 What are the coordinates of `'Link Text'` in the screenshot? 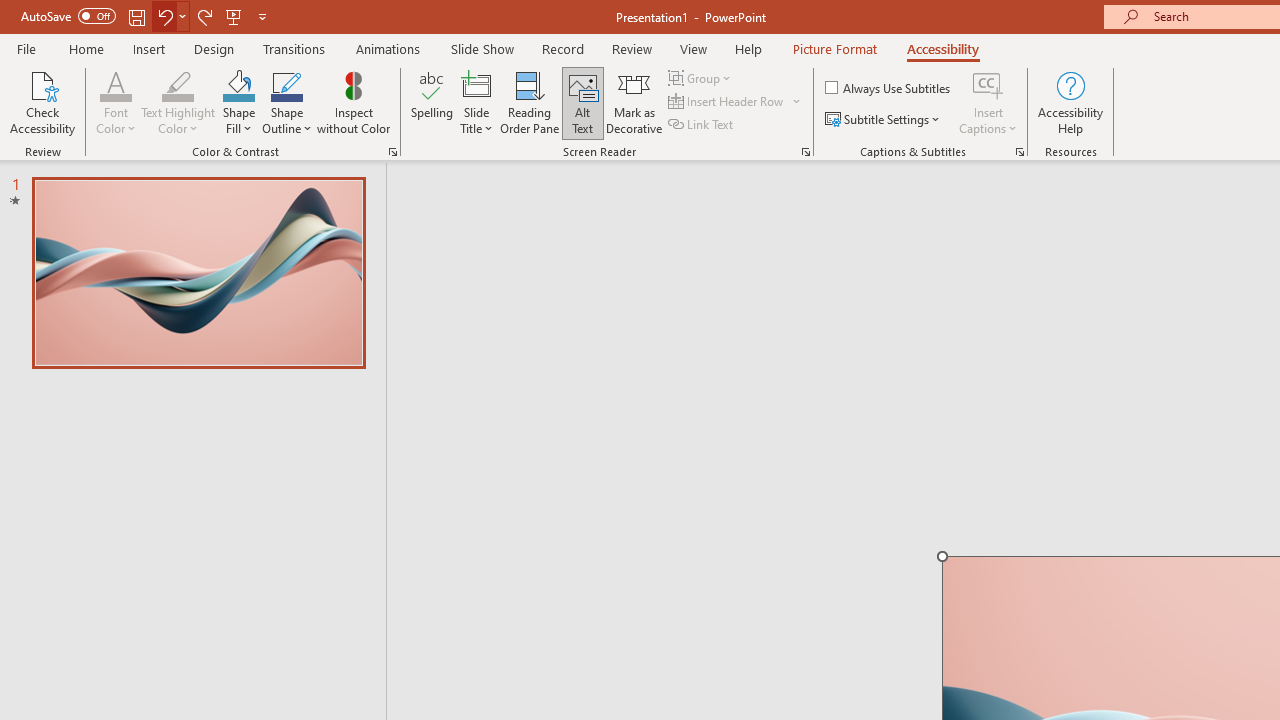 It's located at (702, 124).